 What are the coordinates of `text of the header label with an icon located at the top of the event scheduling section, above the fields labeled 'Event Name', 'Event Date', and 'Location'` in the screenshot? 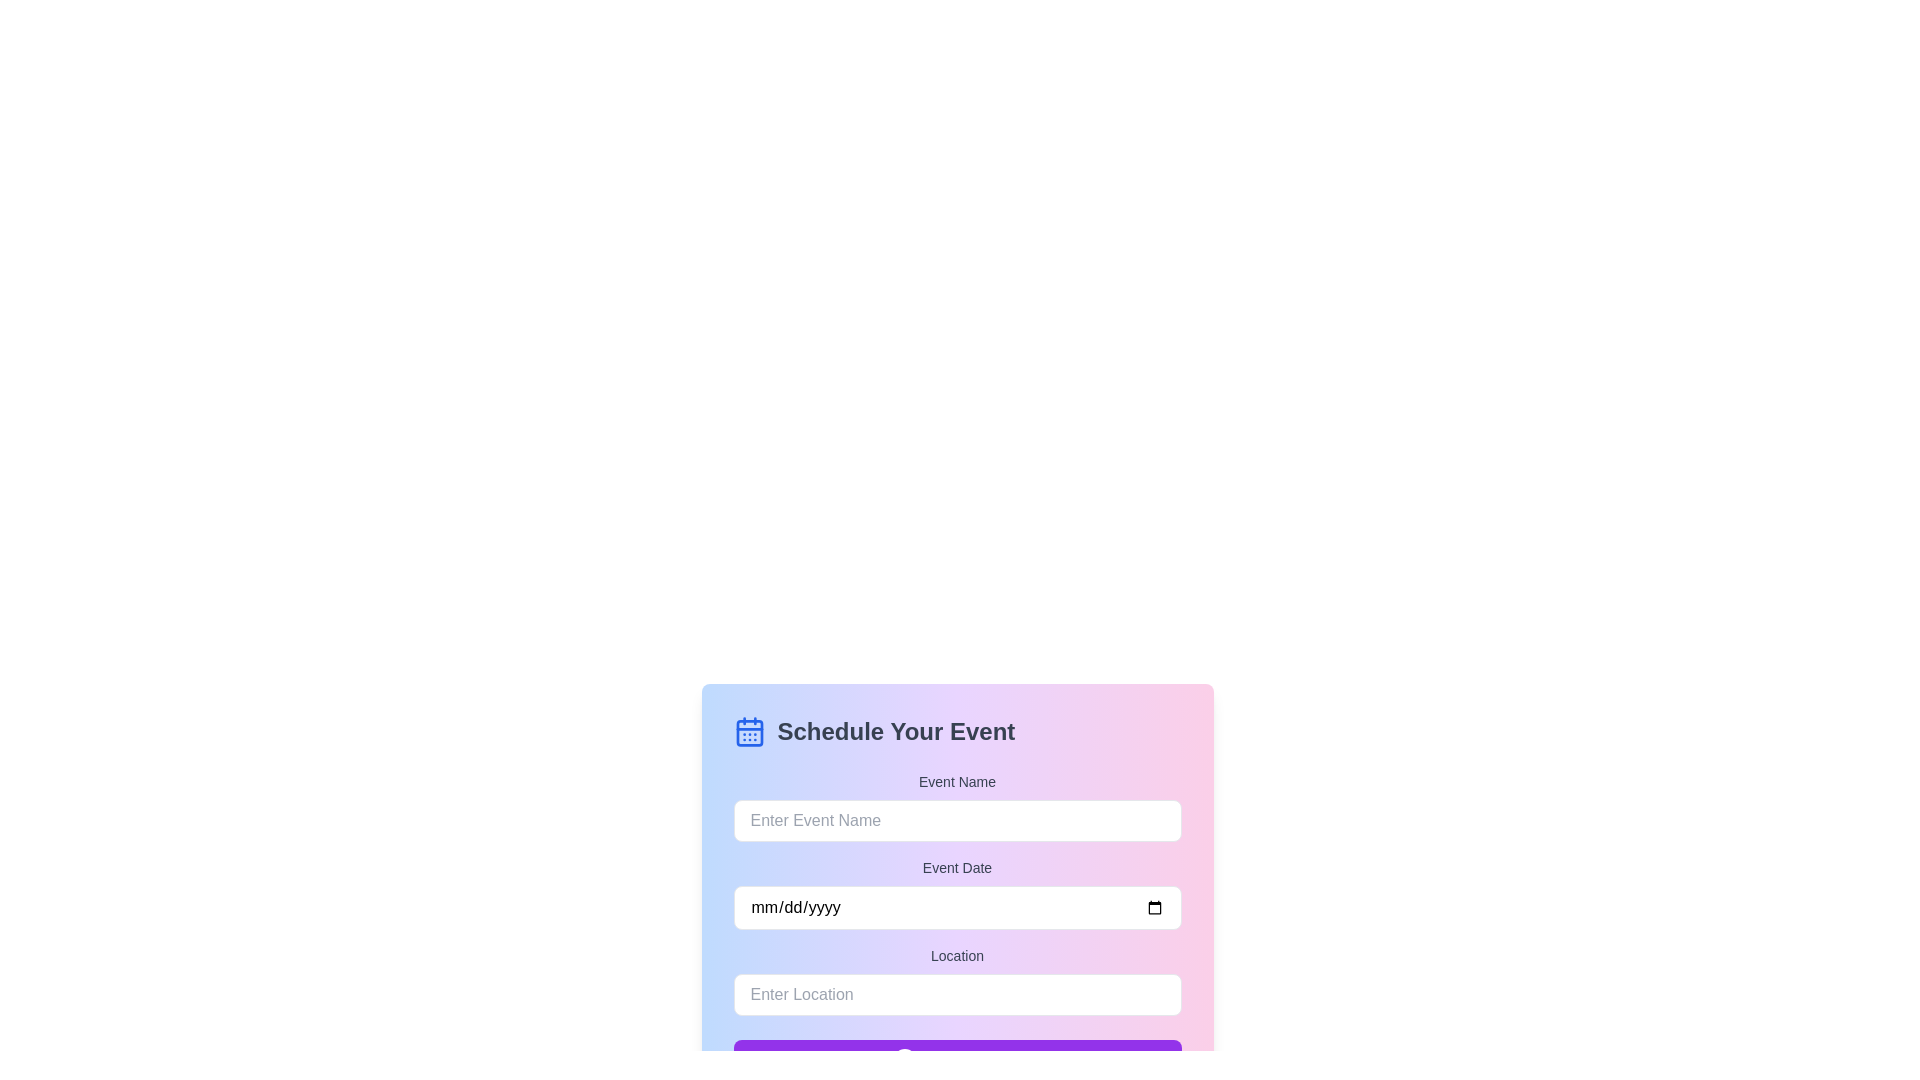 It's located at (956, 732).